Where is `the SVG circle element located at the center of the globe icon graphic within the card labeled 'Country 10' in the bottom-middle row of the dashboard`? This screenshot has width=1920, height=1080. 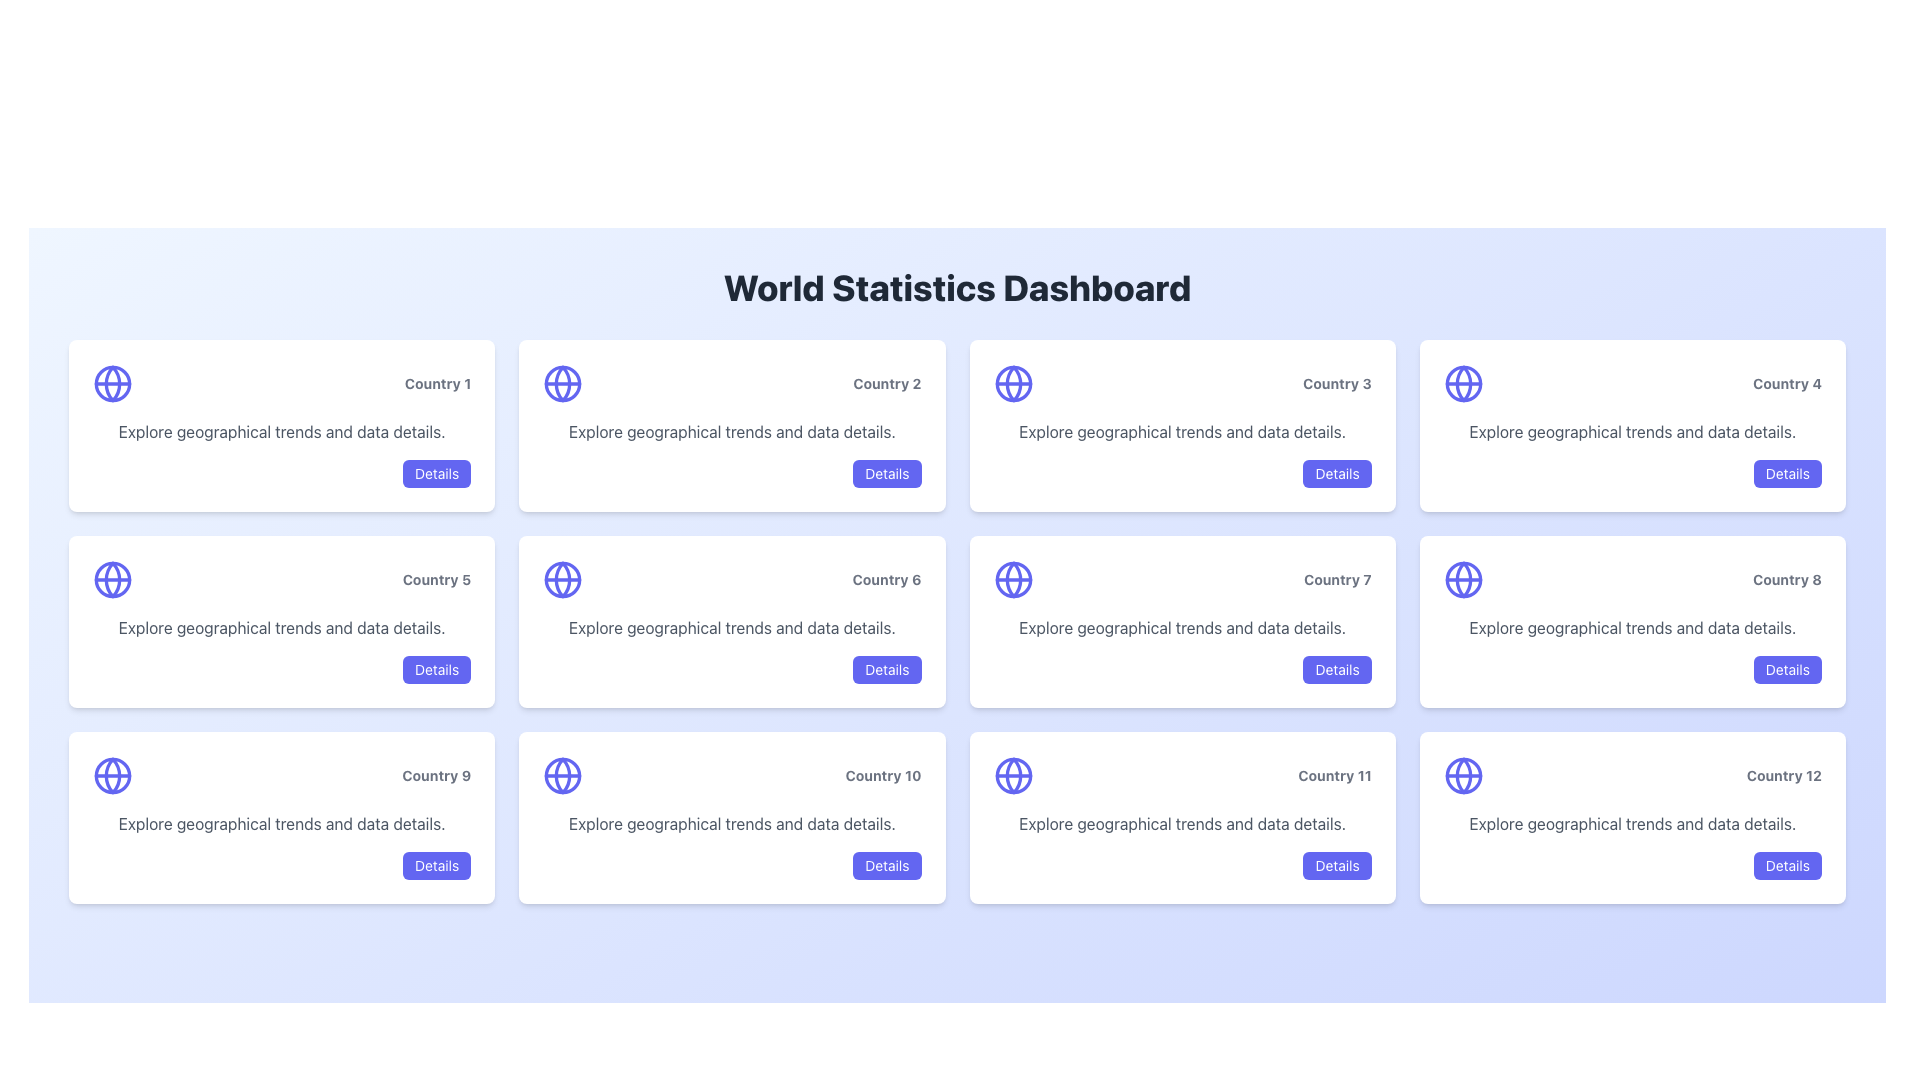 the SVG circle element located at the center of the globe icon graphic within the card labeled 'Country 10' in the bottom-middle row of the dashboard is located at coordinates (562, 774).